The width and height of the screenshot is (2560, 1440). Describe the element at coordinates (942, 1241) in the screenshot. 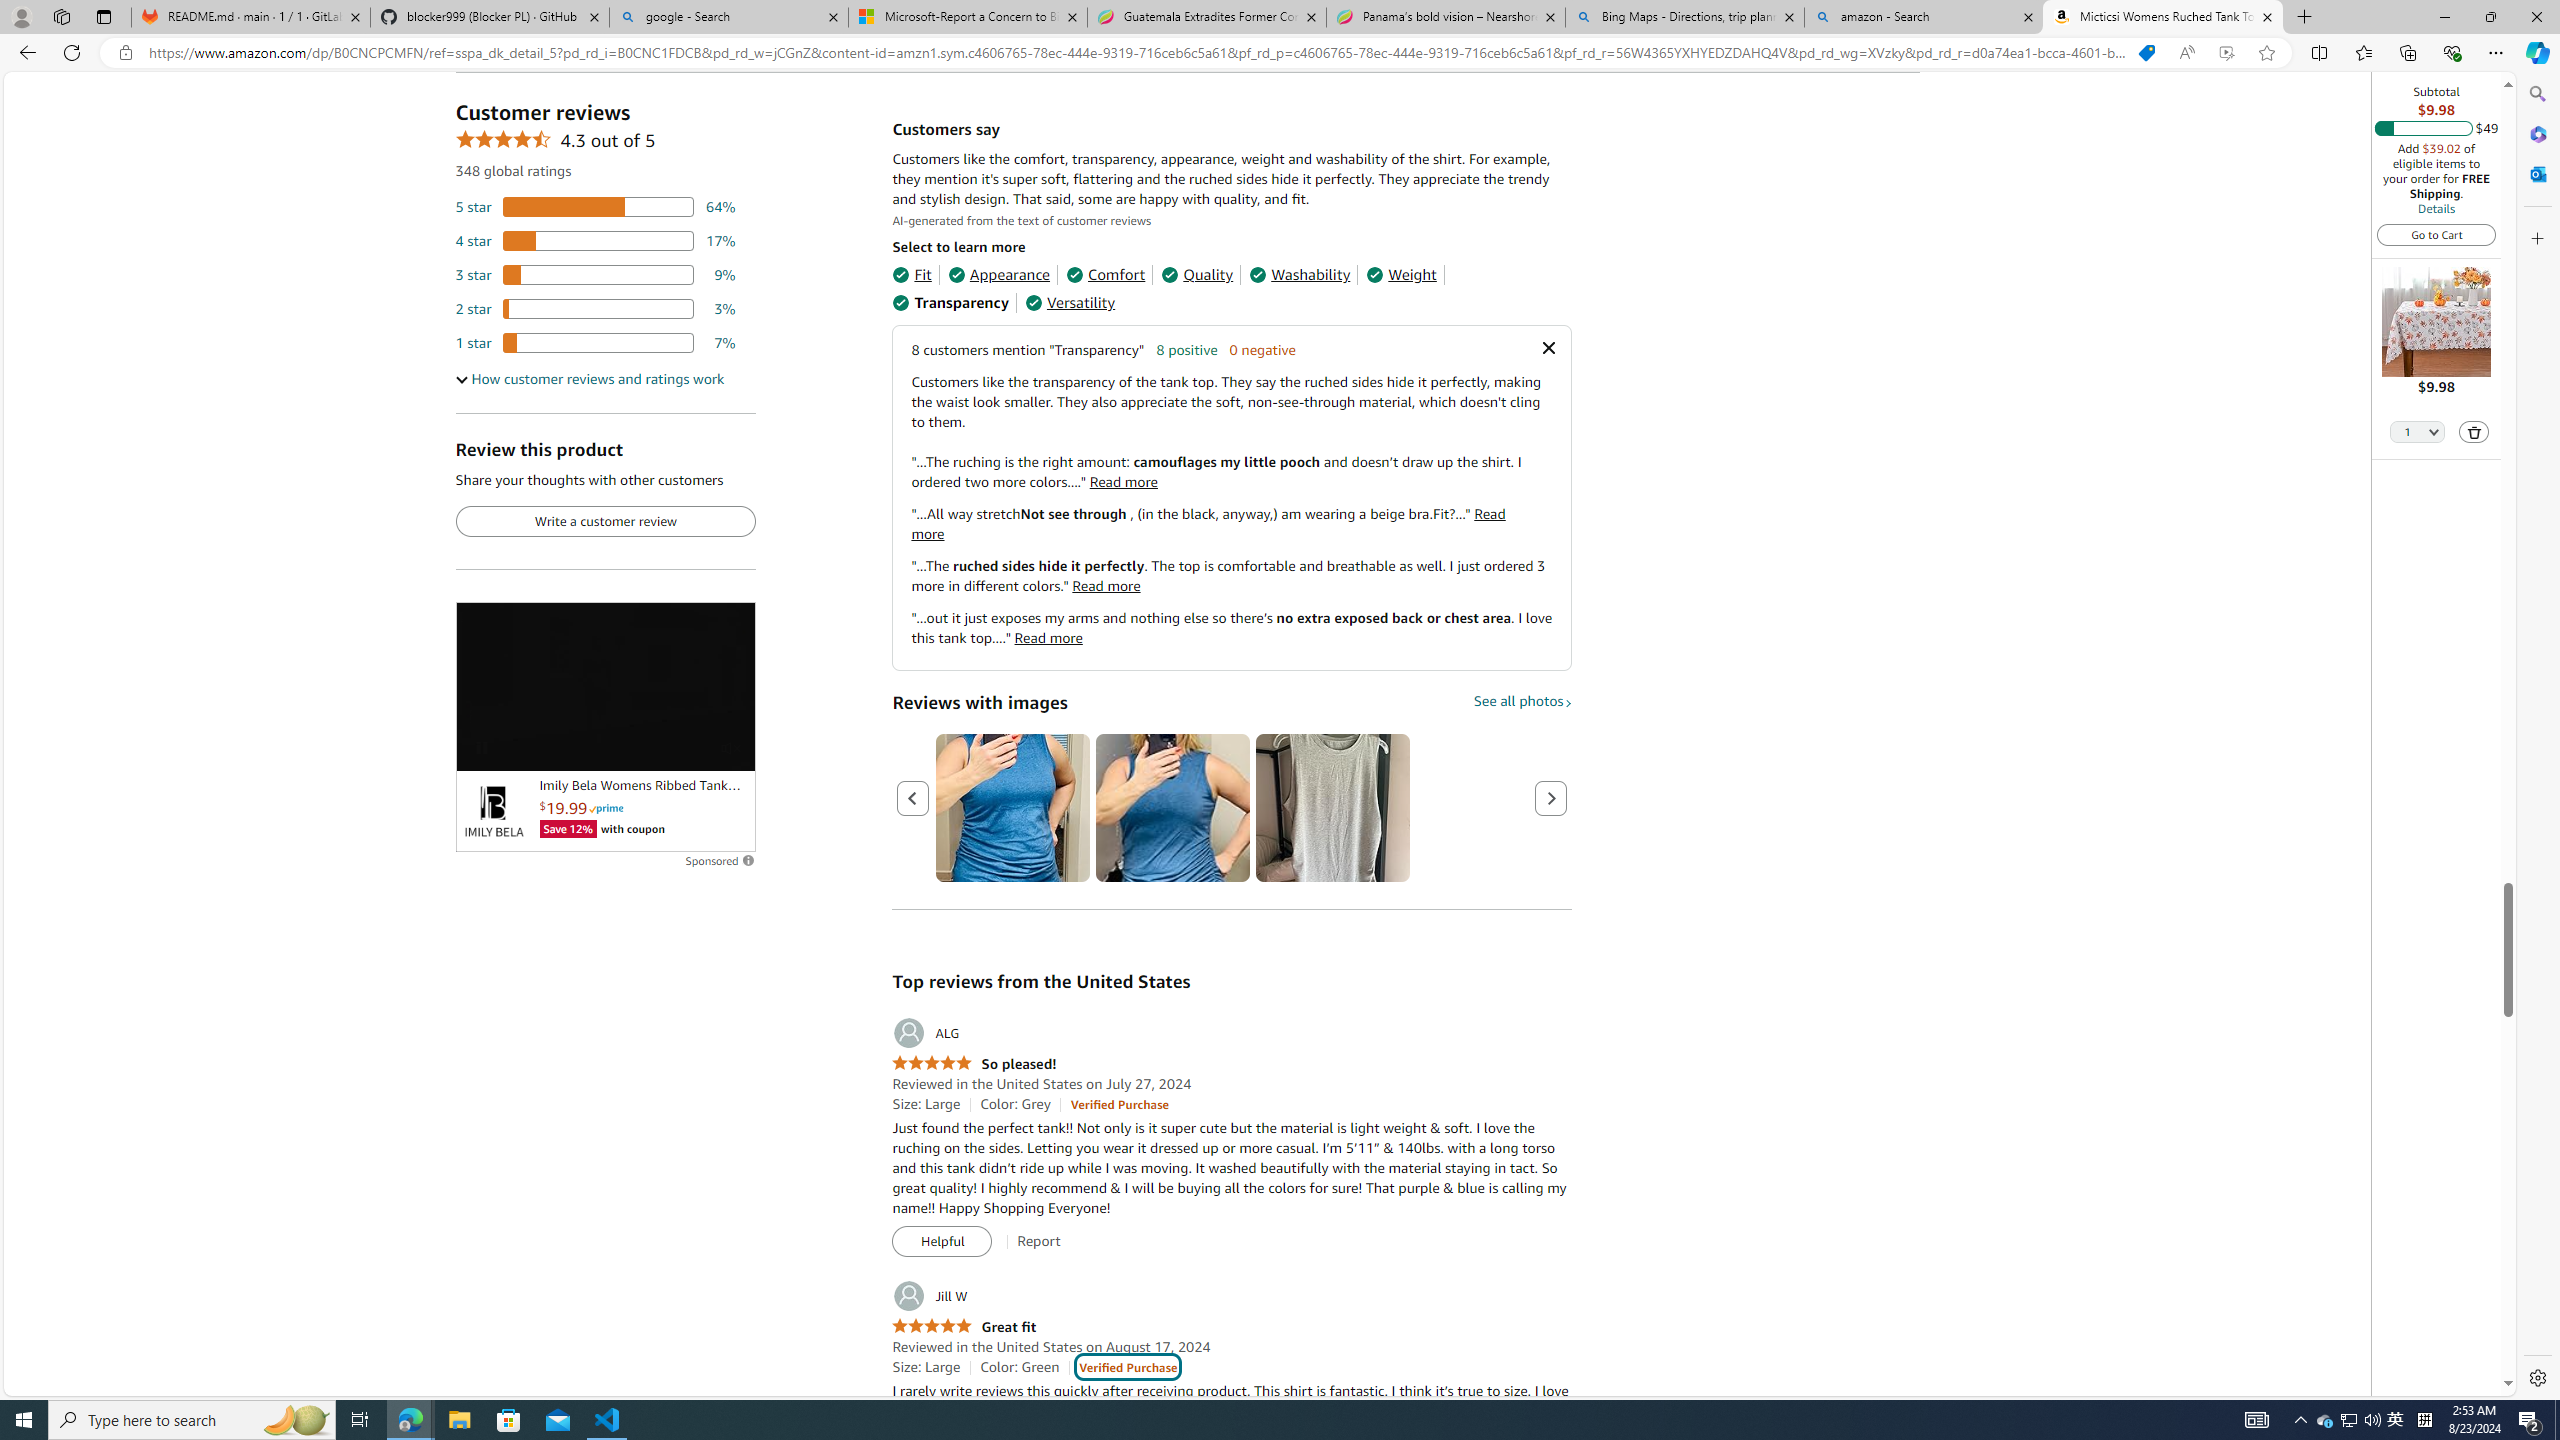

I see `'Helpful'` at that location.